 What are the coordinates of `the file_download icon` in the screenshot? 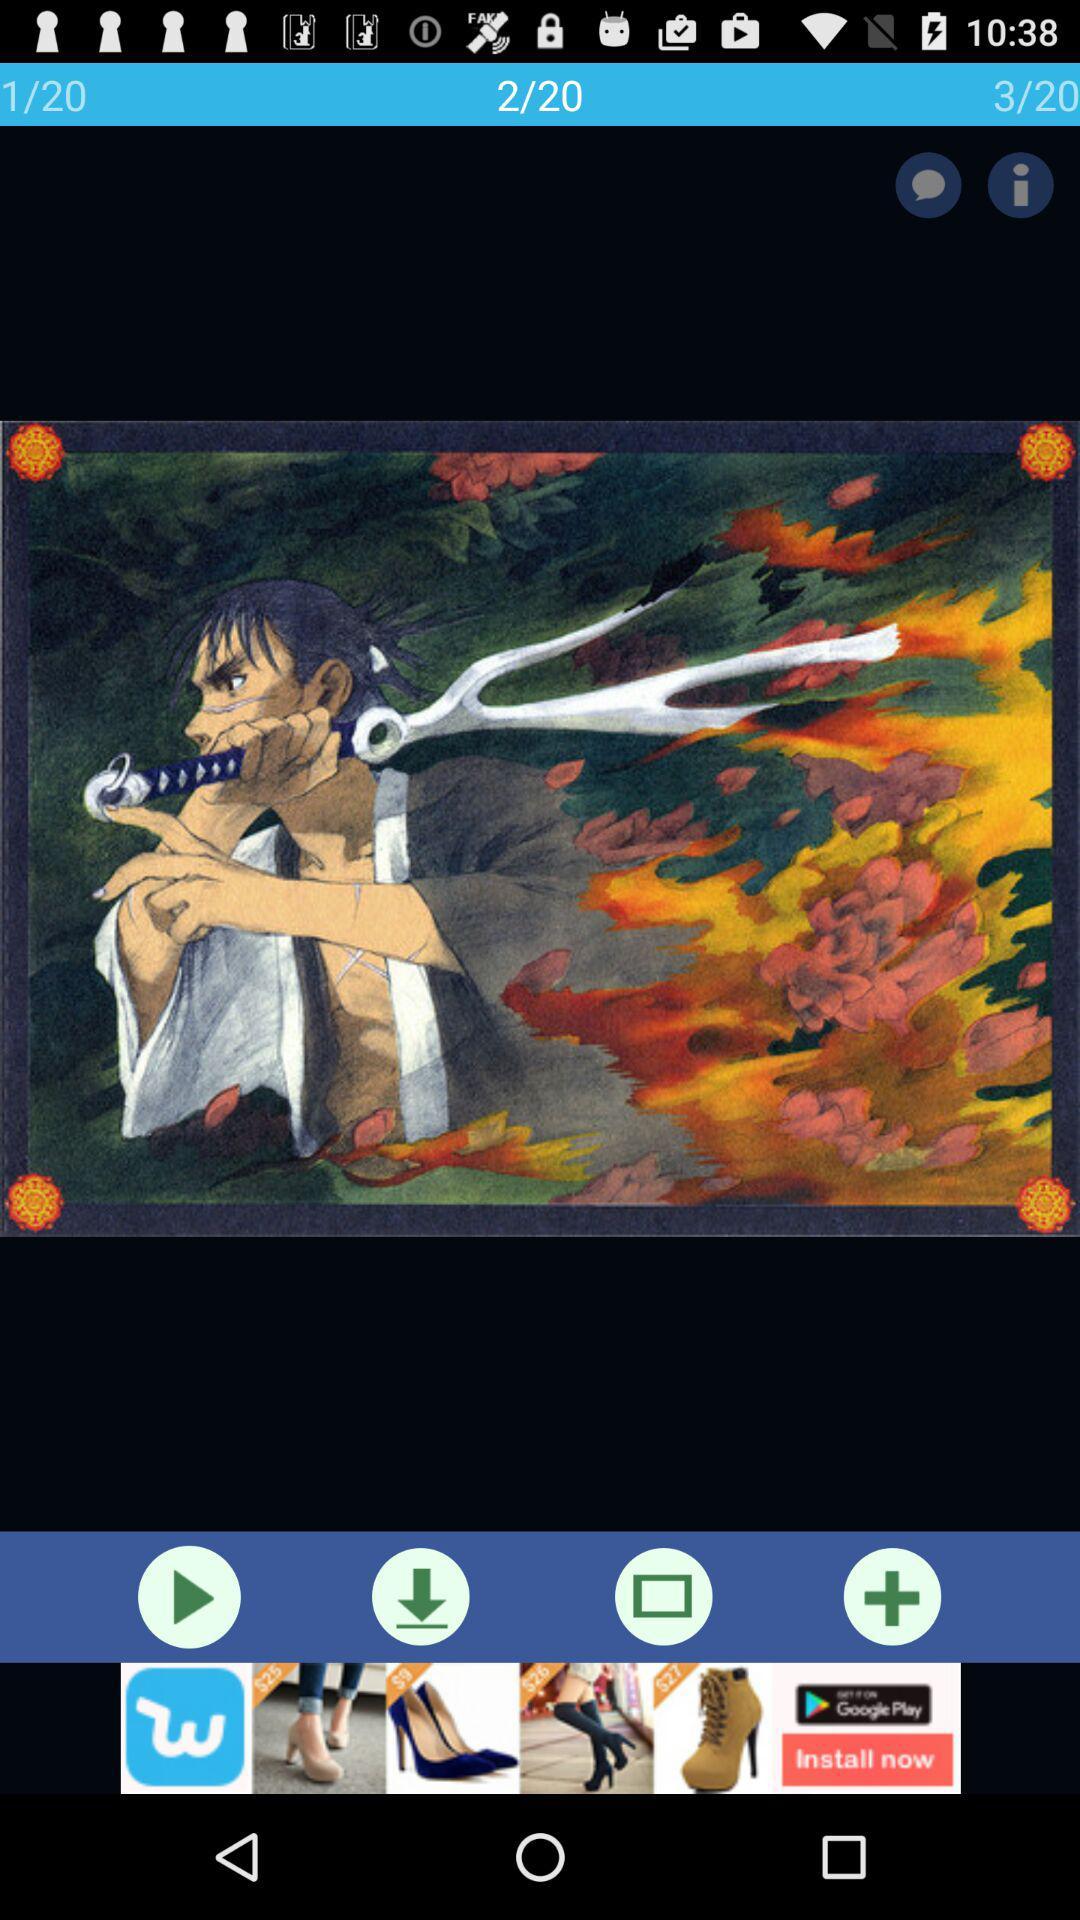 It's located at (419, 1707).